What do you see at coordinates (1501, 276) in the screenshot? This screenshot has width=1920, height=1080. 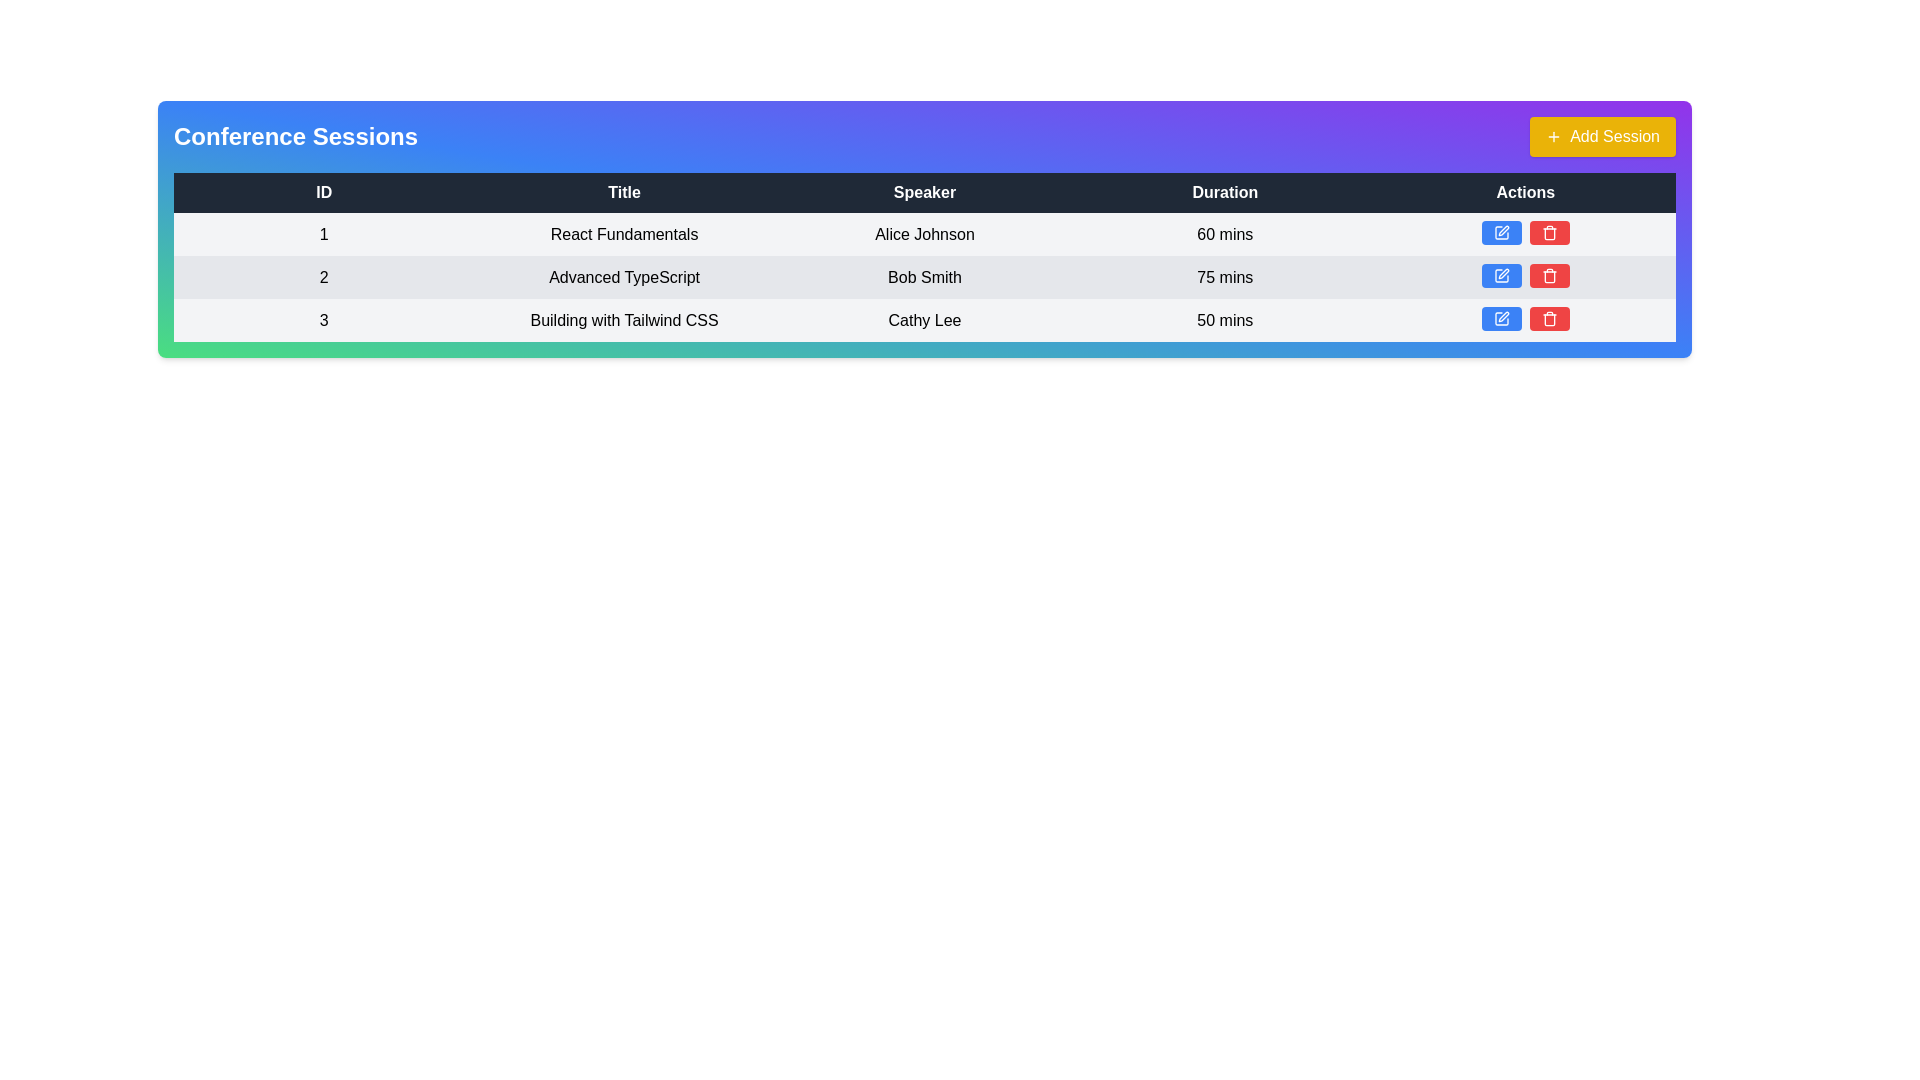 I see `the pen icon within the blue action button located in the second row of the 'Actions' column under the 'Conference Sessions' header` at bounding box center [1501, 276].